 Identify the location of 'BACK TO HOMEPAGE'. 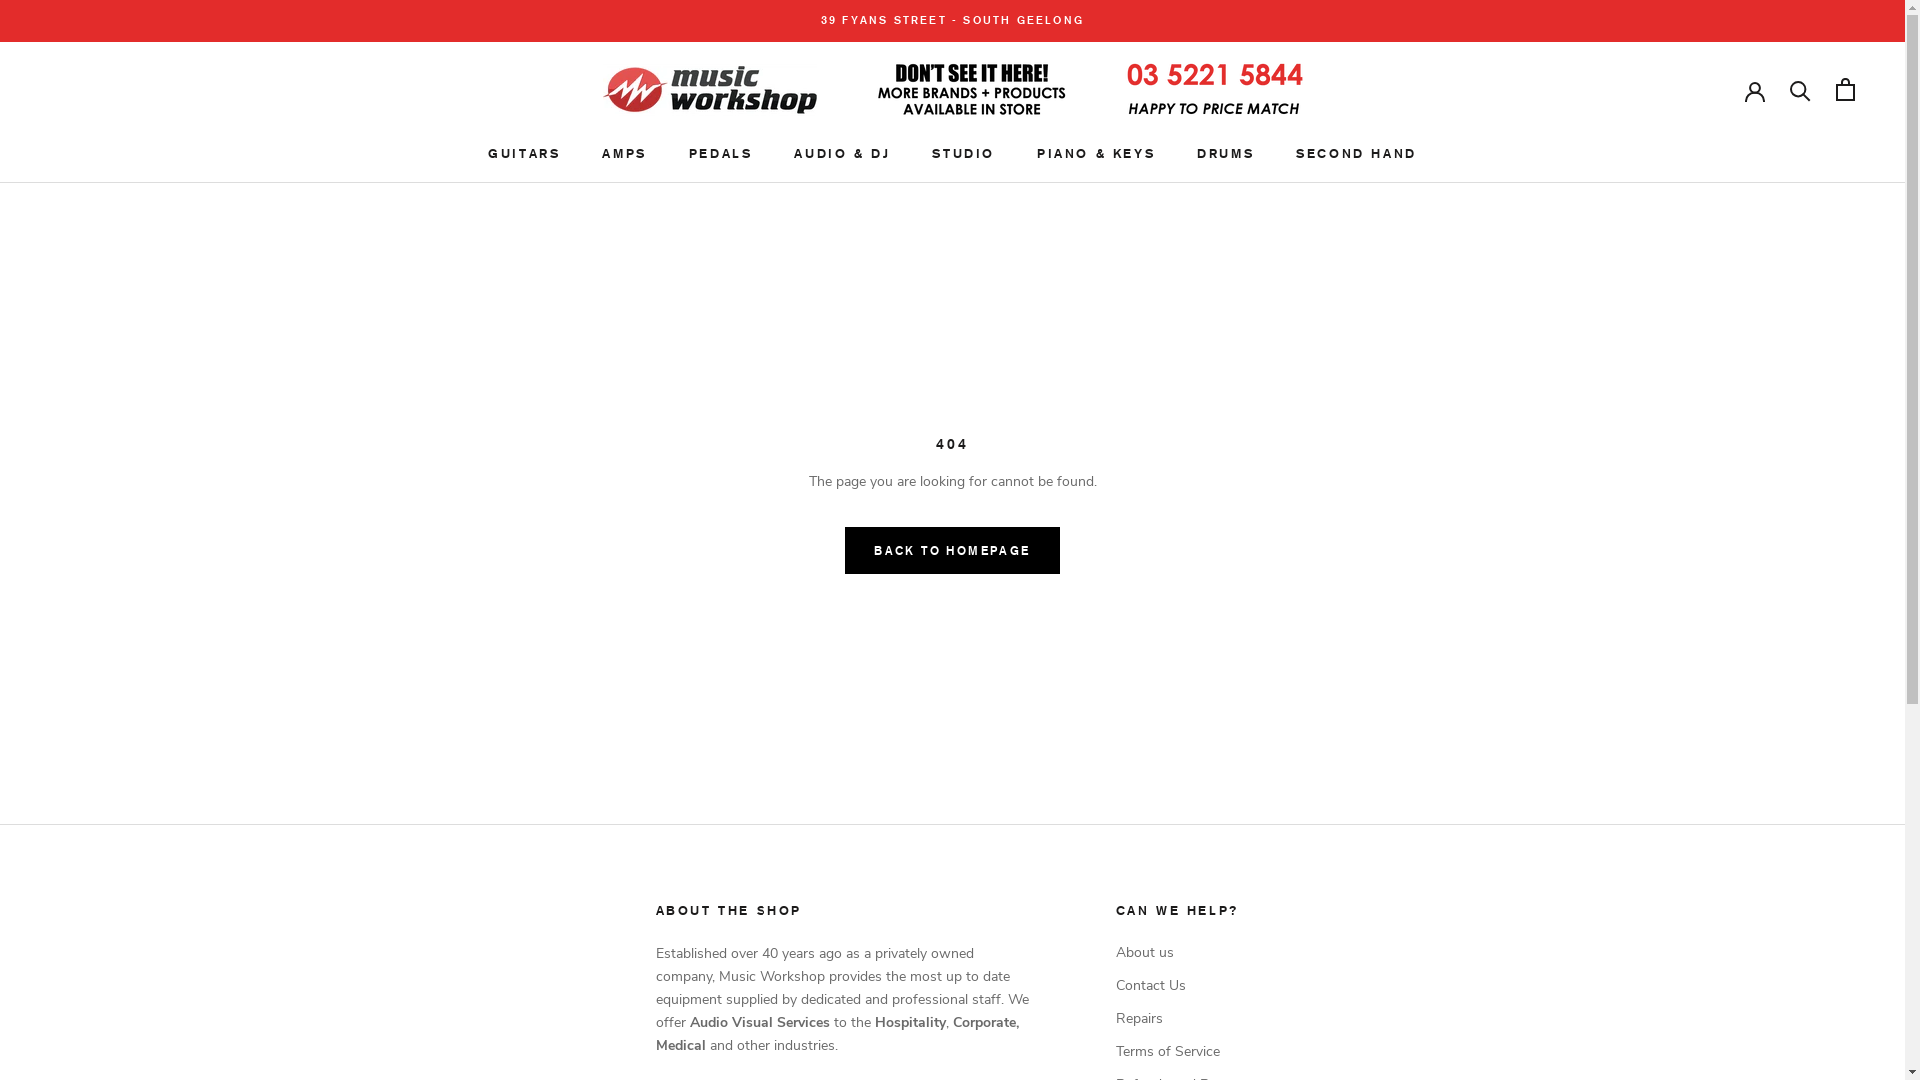
(950, 550).